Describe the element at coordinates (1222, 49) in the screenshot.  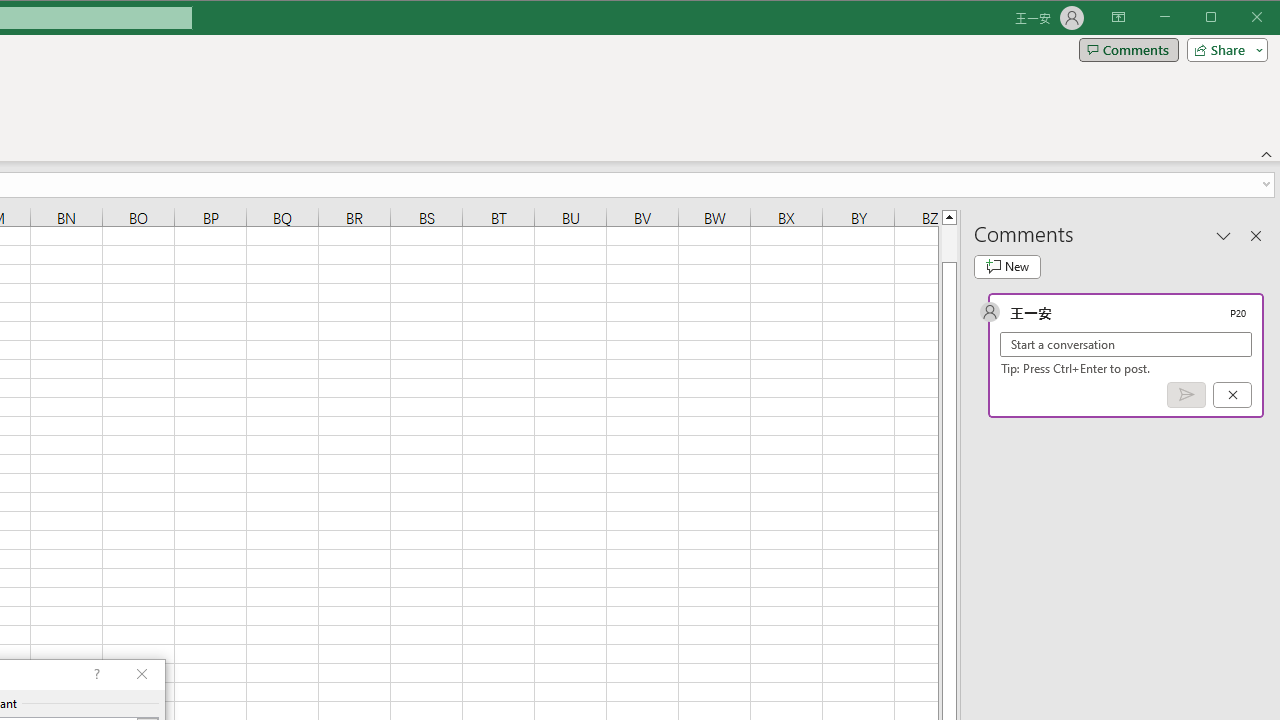
I see `'Share'` at that location.